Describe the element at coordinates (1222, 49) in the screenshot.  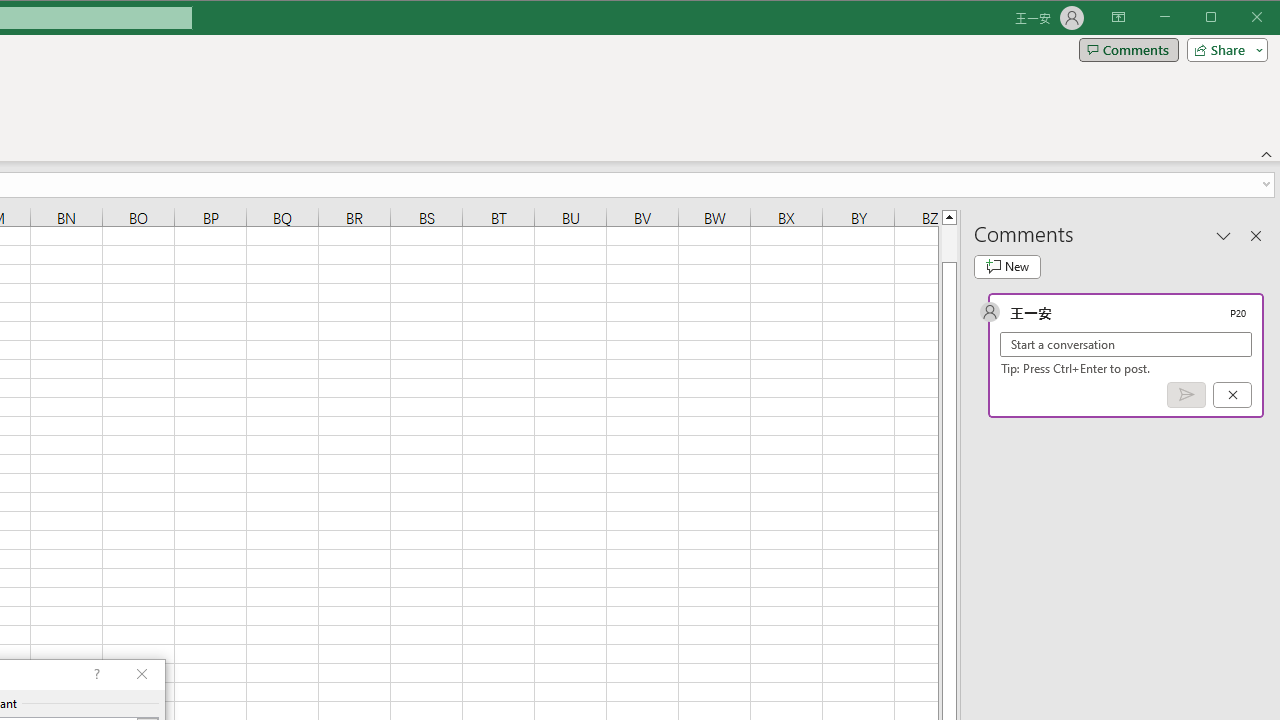
I see `'Share'` at that location.